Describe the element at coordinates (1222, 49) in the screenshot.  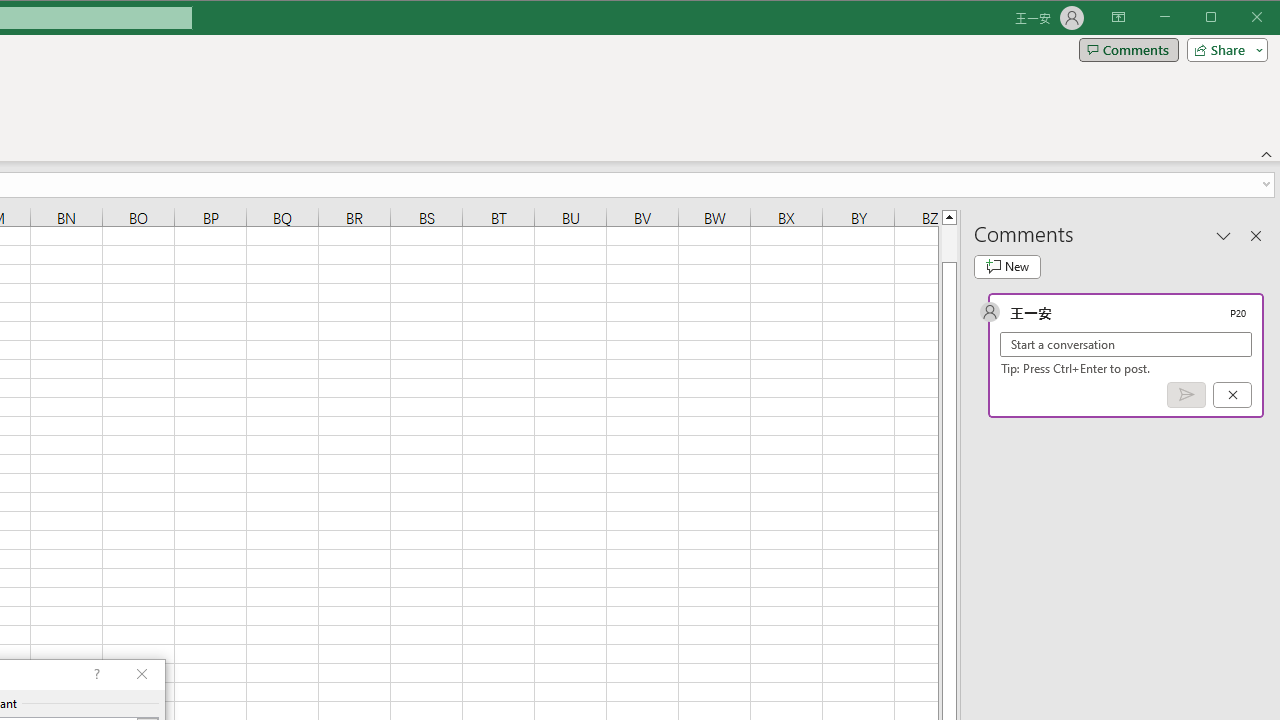
I see `'Share'` at that location.